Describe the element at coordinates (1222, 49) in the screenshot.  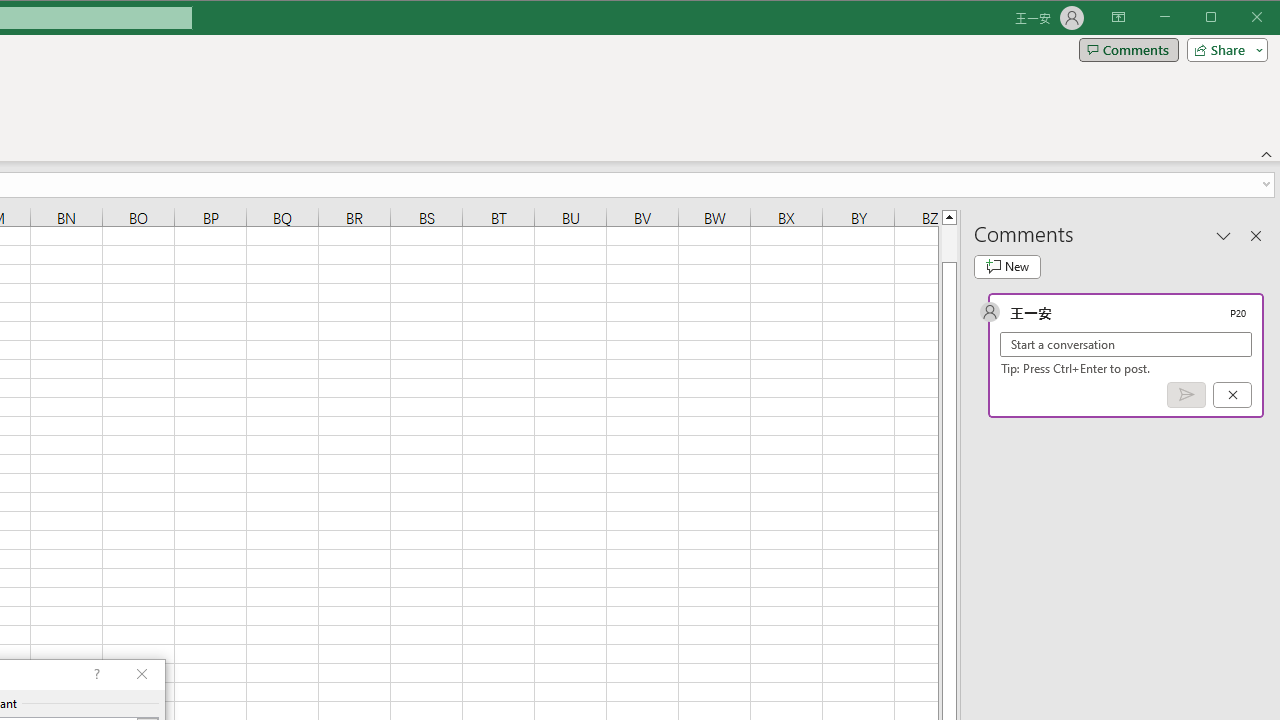
I see `'Share'` at that location.